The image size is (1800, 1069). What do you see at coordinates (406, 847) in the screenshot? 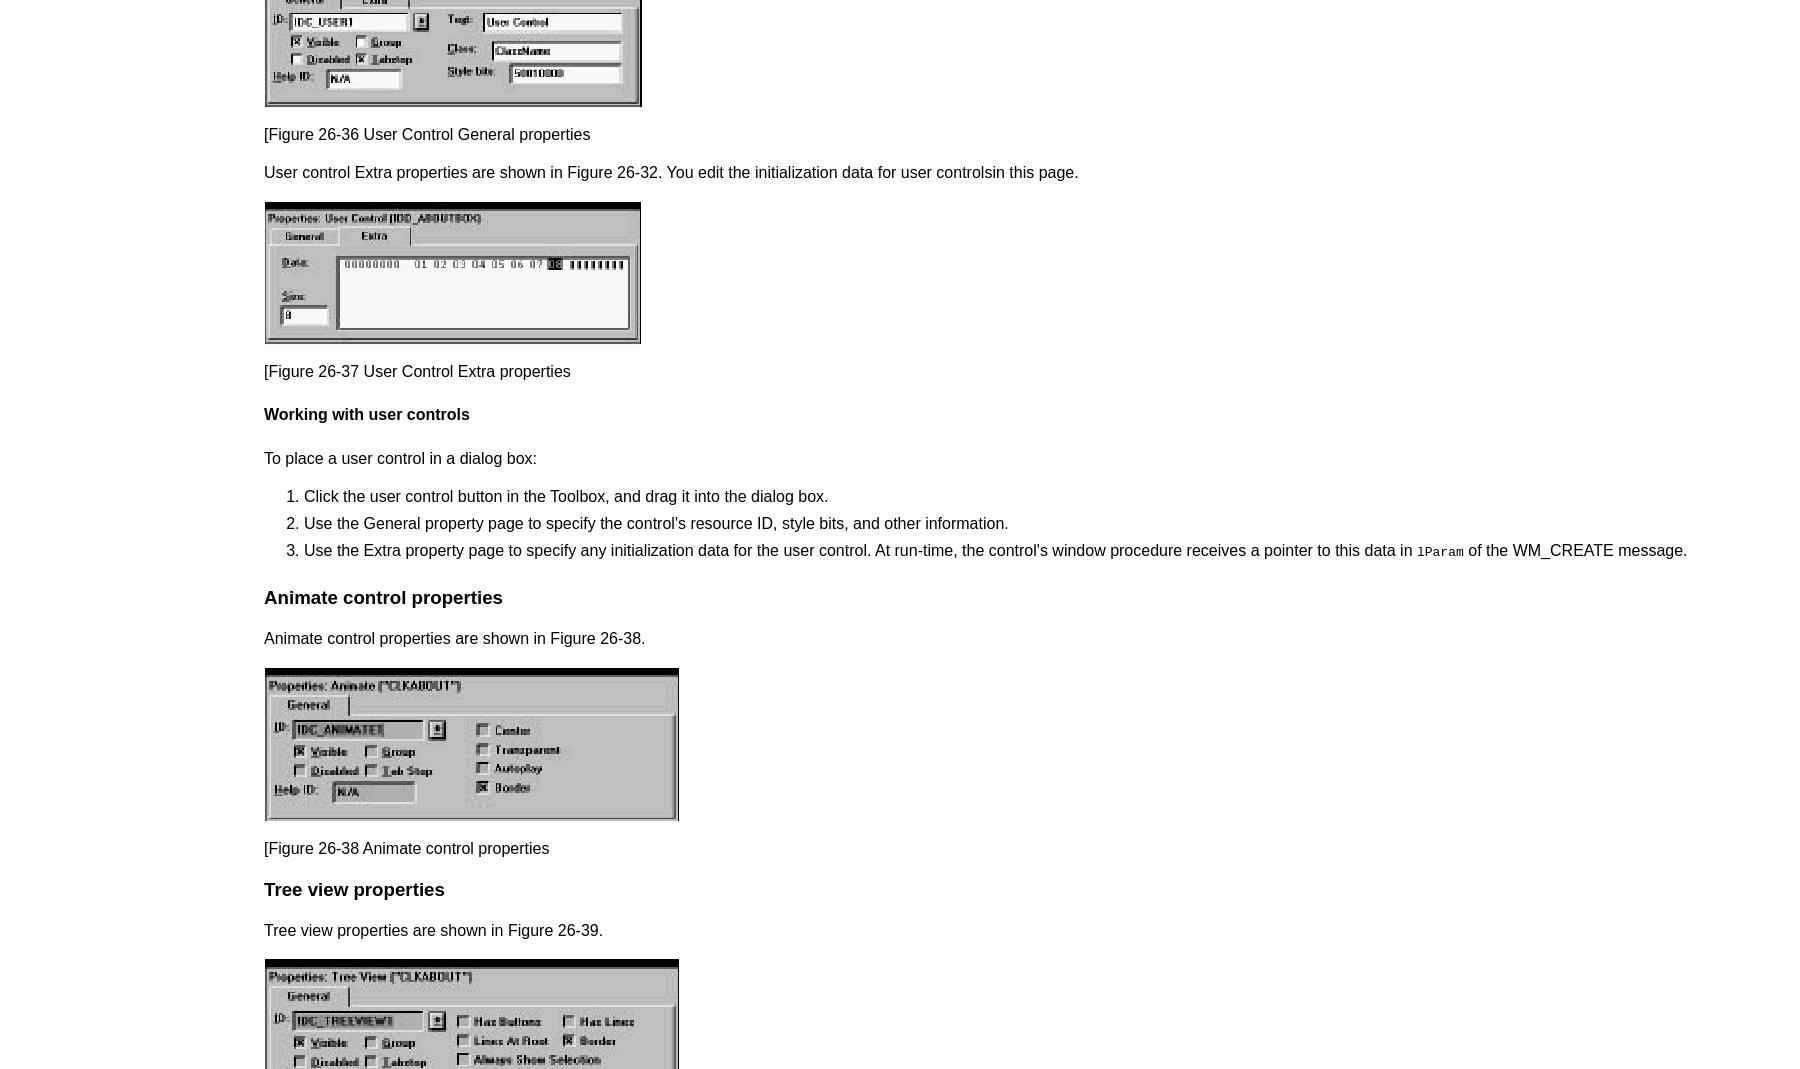
I see `'[Figure 26-38 Animate control properties'` at bounding box center [406, 847].